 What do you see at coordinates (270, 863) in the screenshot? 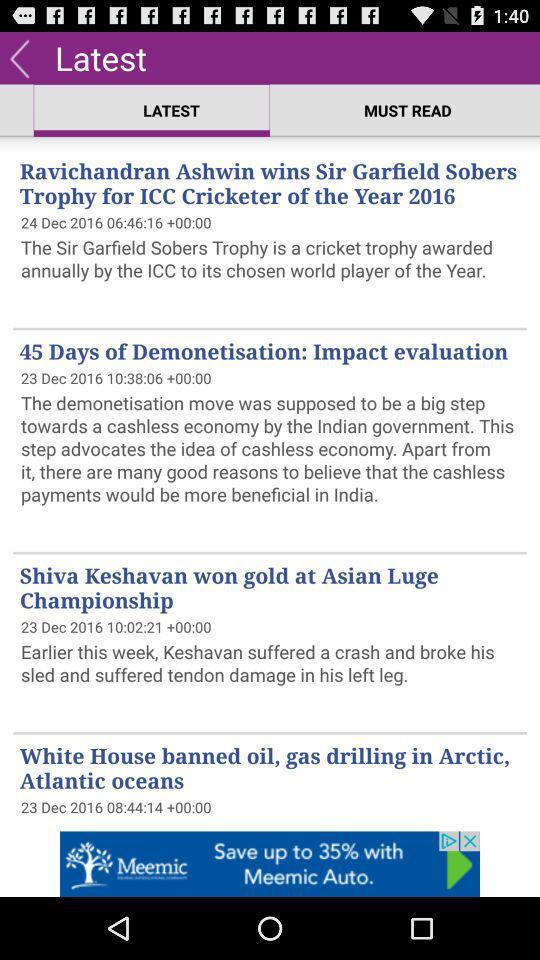
I see `advertisement` at bounding box center [270, 863].